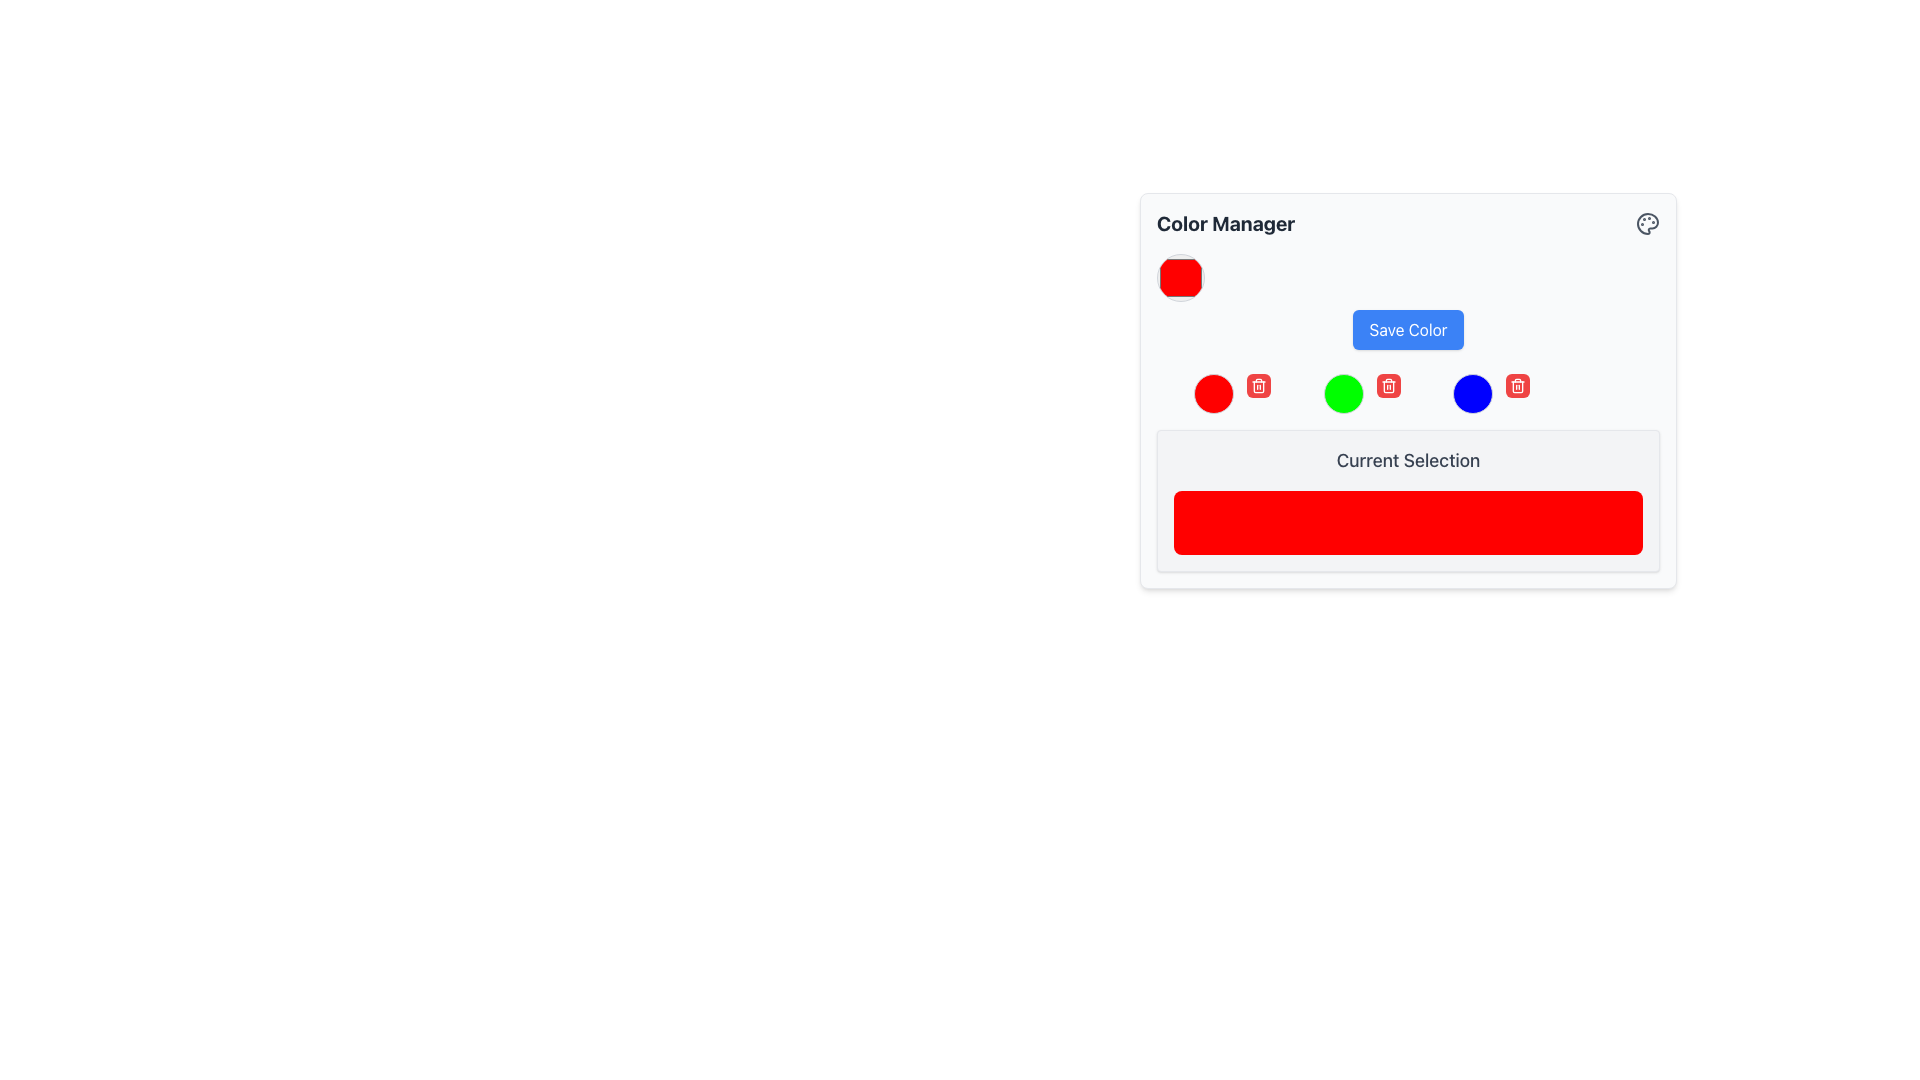 The height and width of the screenshot is (1080, 1920). I want to click on the save button located at the center of the Color Manager interface to confirm the selected color settings, so click(1407, 329).